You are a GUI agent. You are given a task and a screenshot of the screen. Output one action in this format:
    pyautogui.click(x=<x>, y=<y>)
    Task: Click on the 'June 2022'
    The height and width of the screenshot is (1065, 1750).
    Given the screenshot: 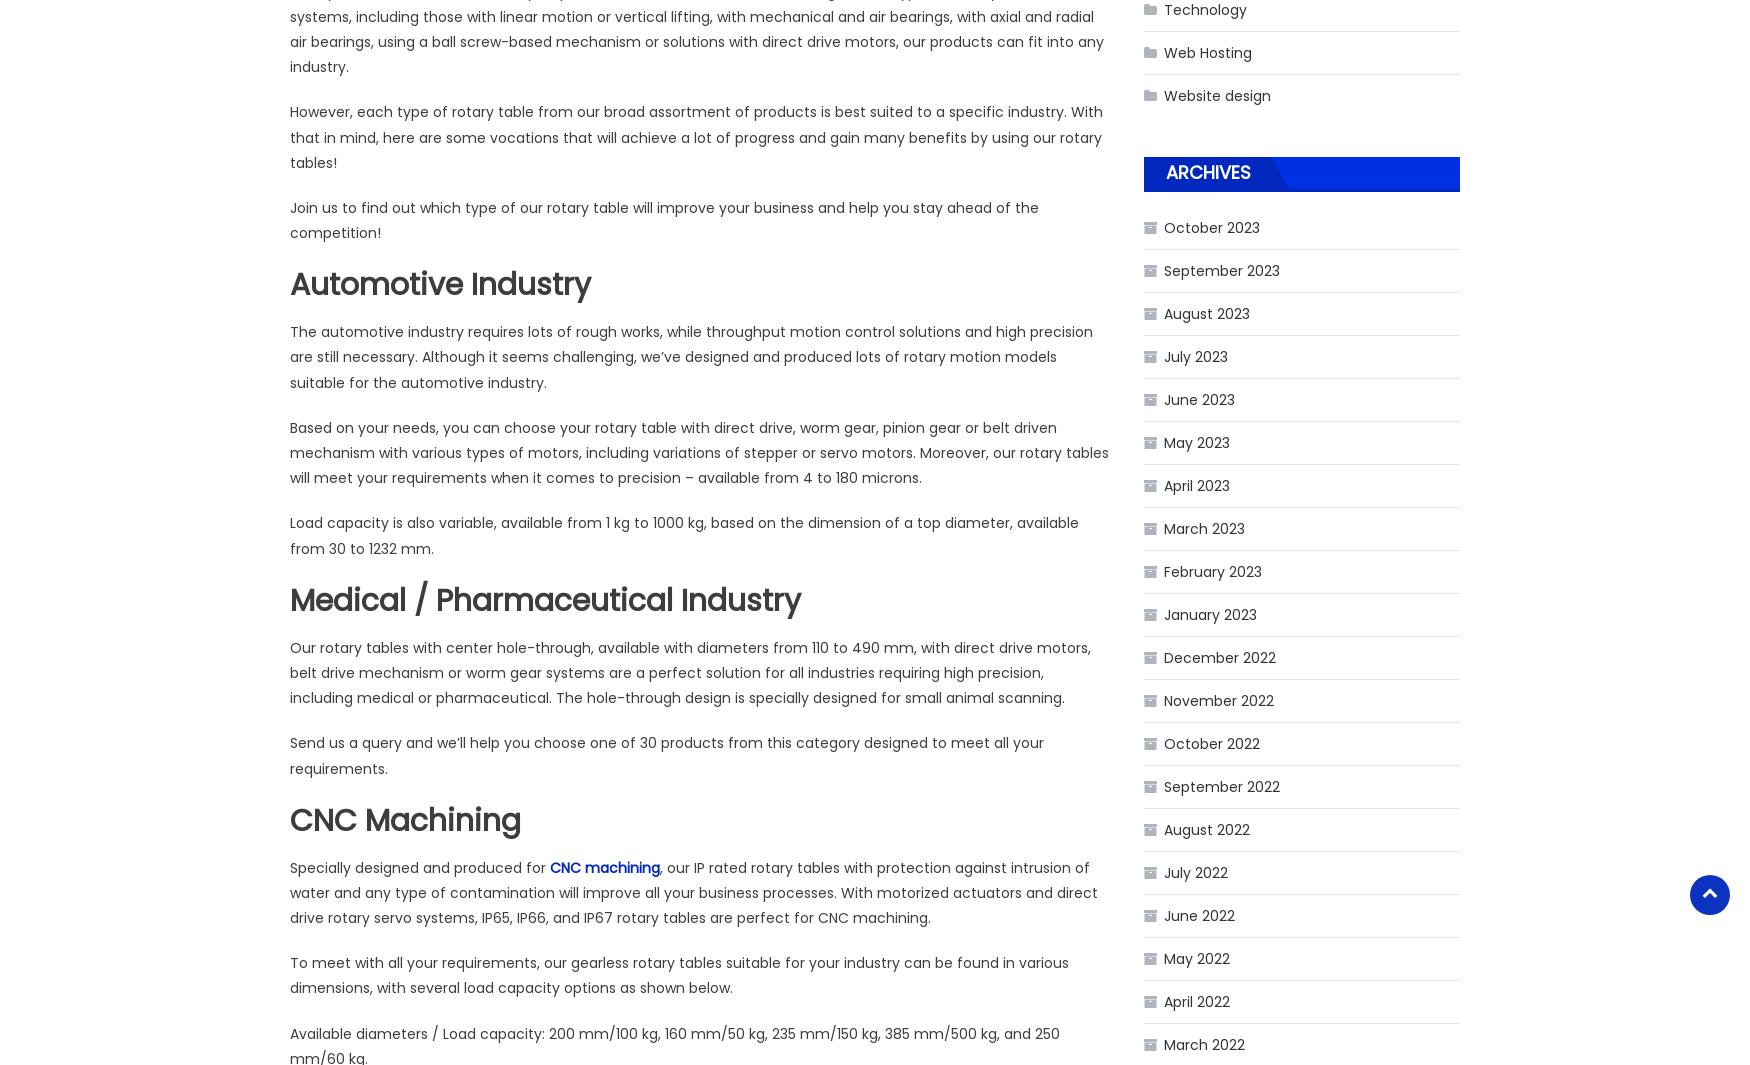 What is the action you would take?
    pyautogui.click(x=1199, y=916)
    